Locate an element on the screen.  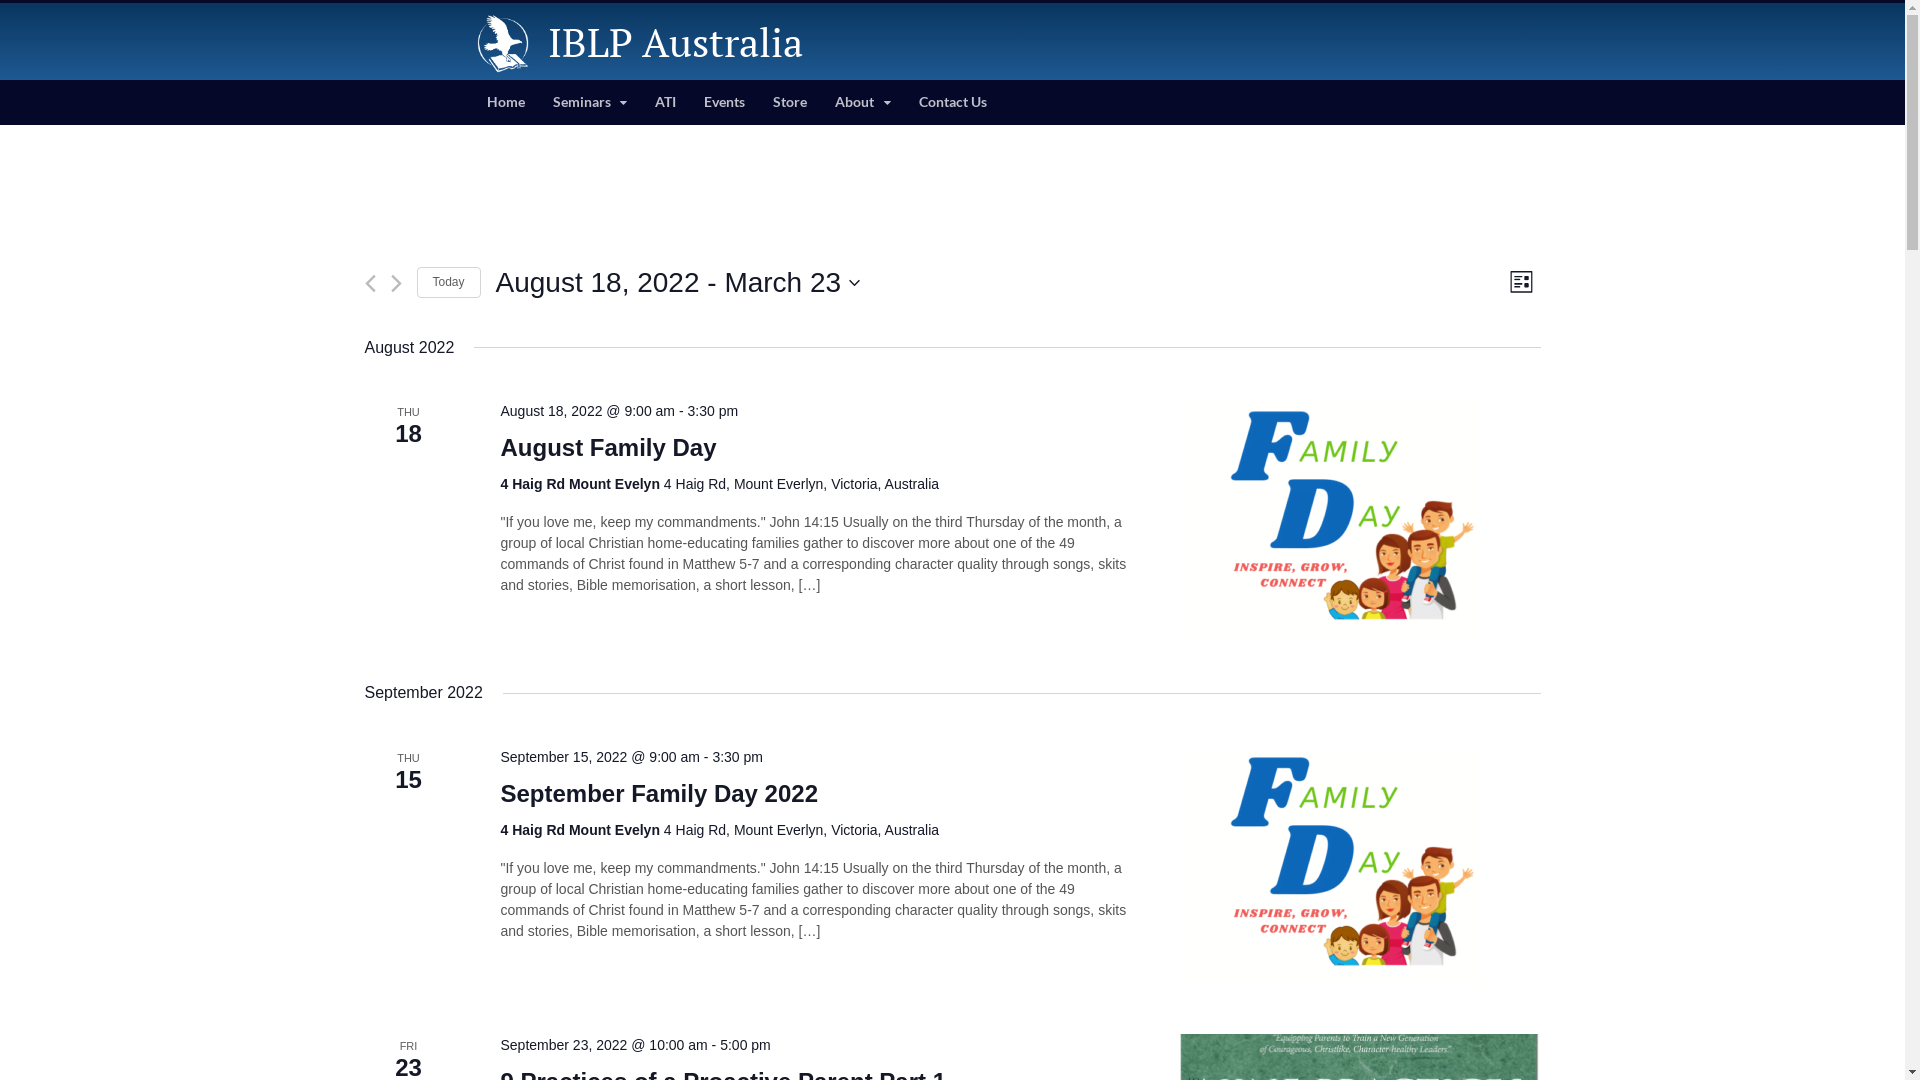
'ATI' is located at coordinates (665, 102).